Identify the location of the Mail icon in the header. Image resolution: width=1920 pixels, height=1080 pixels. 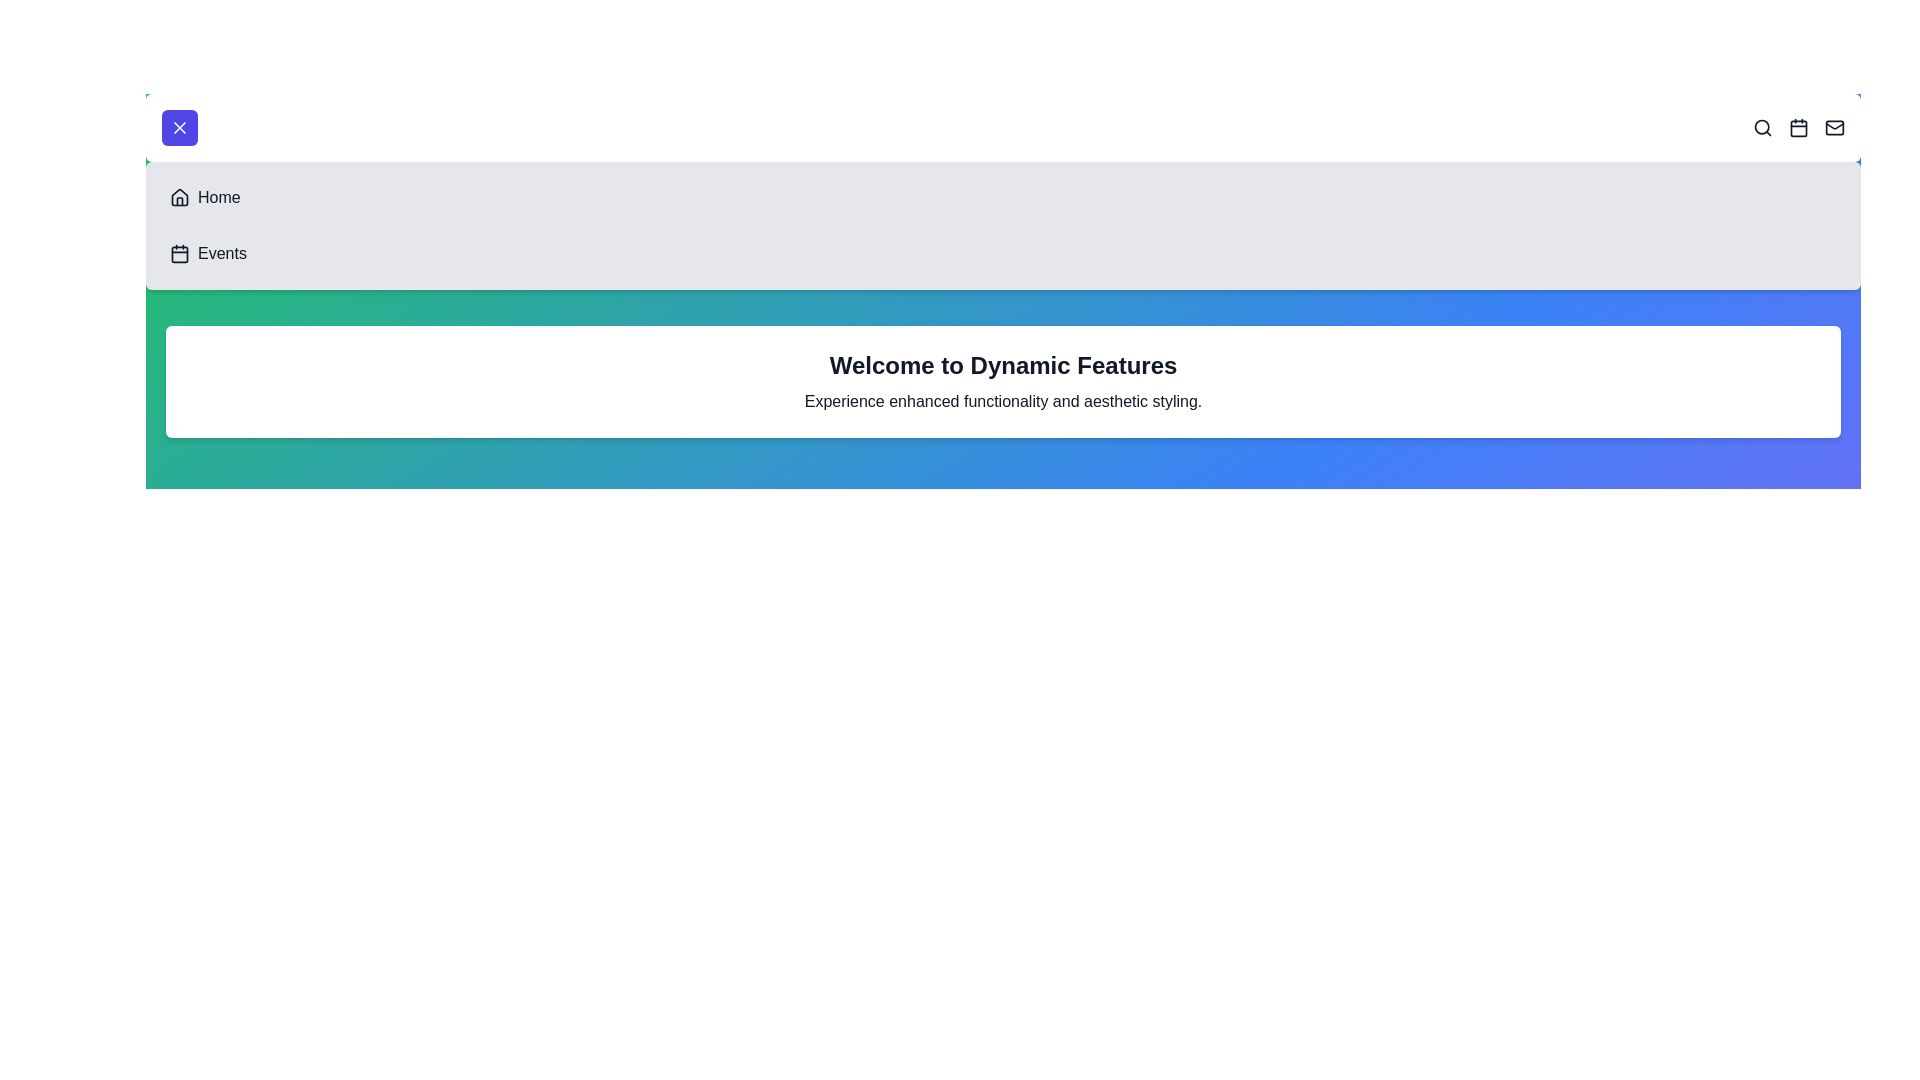
(1834, 127).